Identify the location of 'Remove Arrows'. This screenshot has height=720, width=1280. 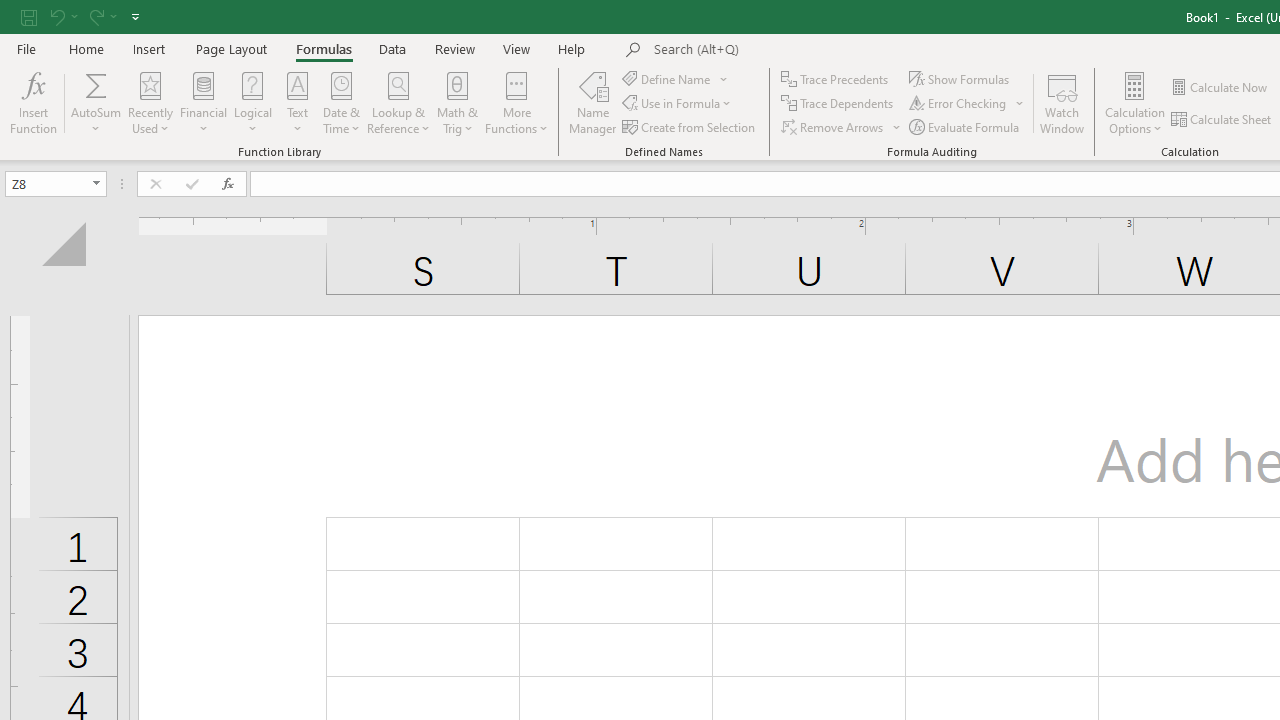
(842, 127).